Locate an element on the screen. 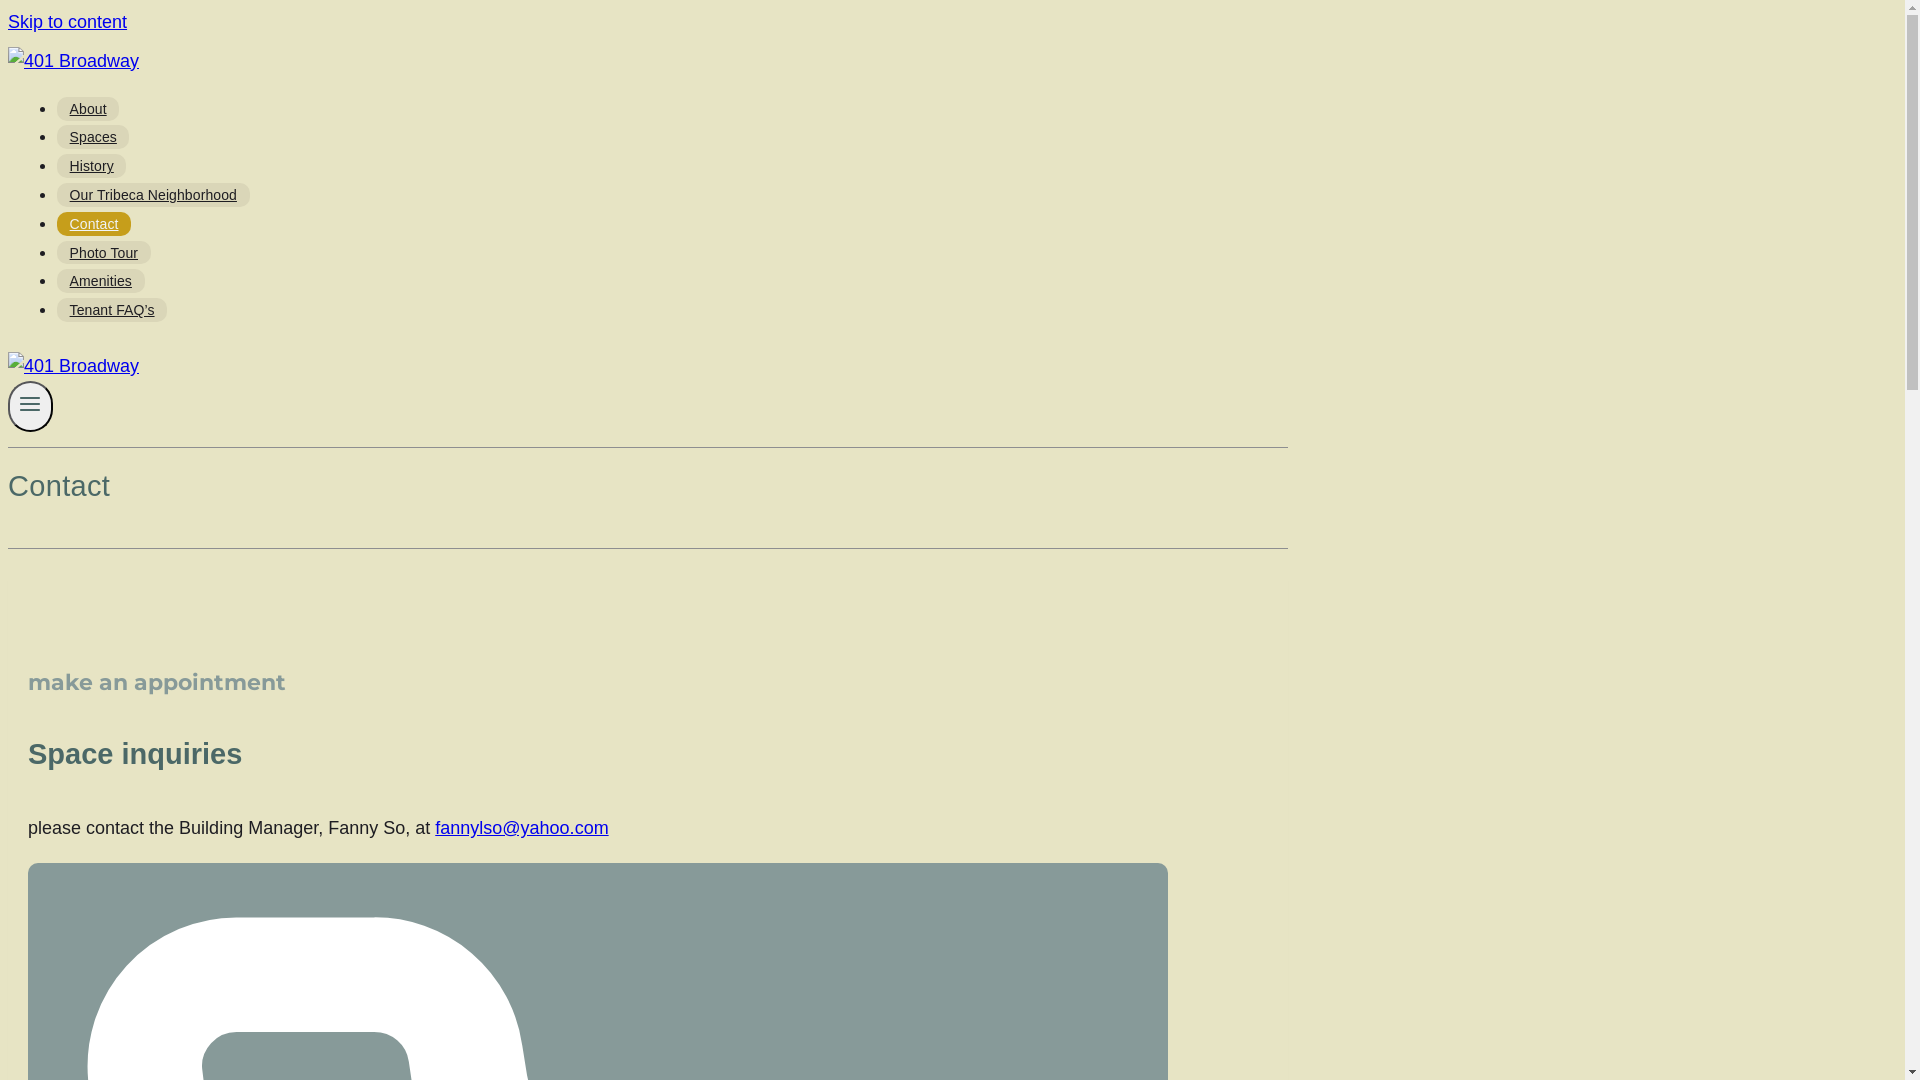 Image resolution: width=1920 pixels, height=1080 pixels. 'Contact' is located at coordinates (93, 223).